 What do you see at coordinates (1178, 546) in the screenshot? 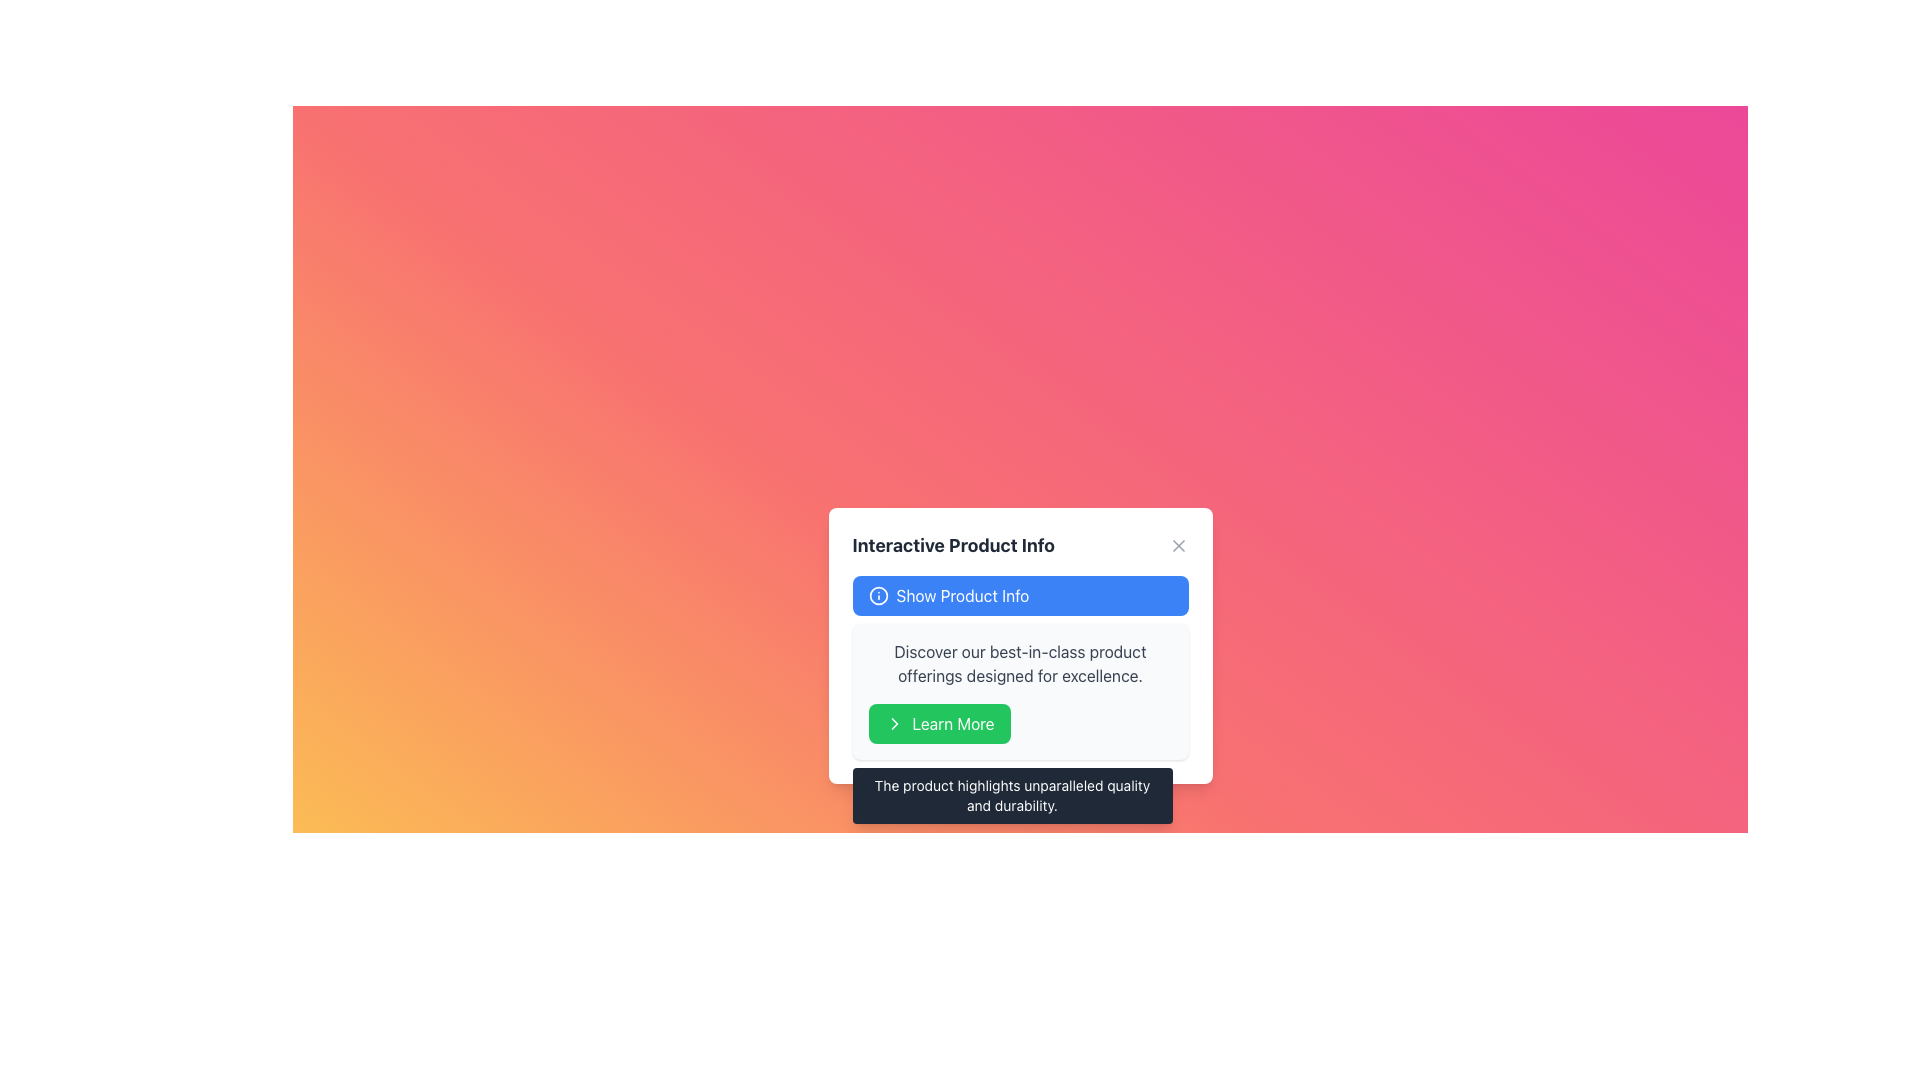
I see `the close button (X shape) located in the top-right corner of the 'Interactive Product Info' popup window` at bounding box center [1178, 546].